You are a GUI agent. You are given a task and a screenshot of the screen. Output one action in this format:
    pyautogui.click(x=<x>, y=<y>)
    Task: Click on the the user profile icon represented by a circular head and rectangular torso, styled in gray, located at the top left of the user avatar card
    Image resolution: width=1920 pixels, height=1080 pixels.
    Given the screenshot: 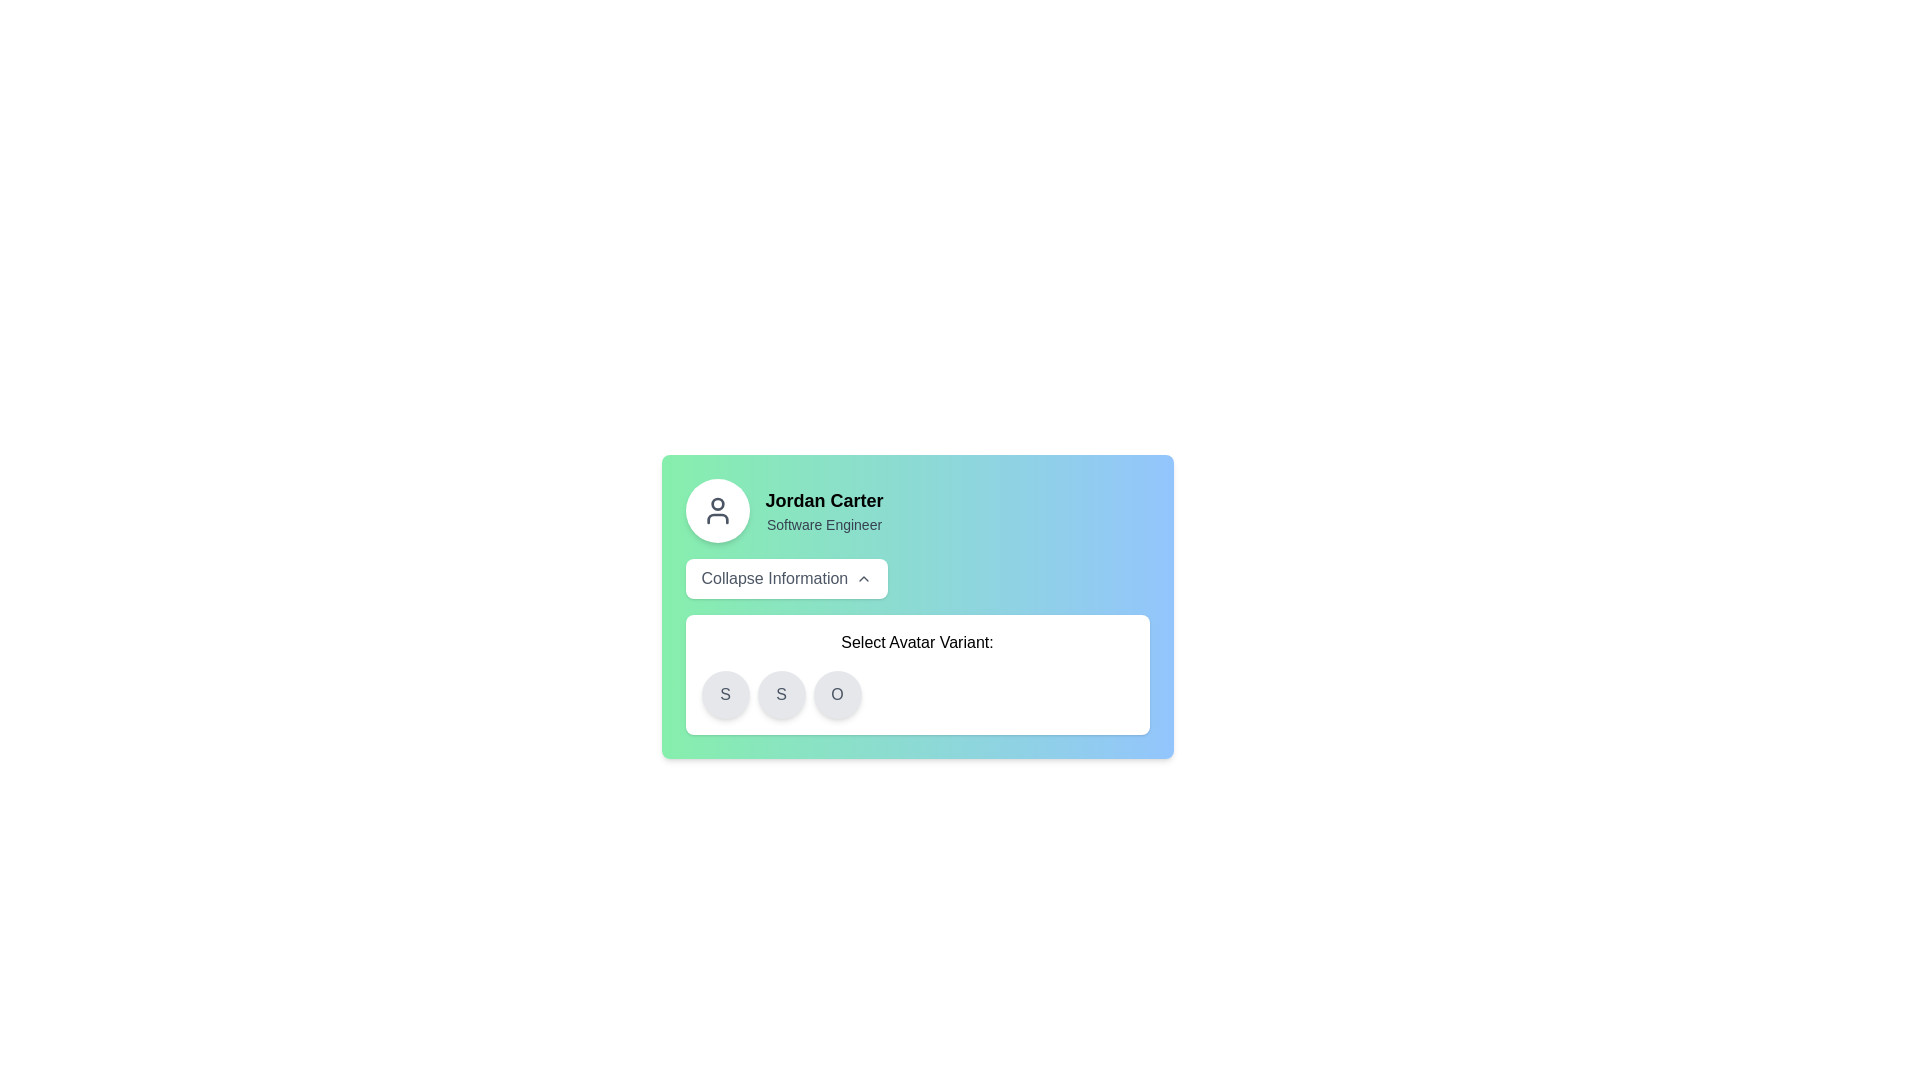 What is the action you would take?
    pyautogui.click(x=717, y=509)
    